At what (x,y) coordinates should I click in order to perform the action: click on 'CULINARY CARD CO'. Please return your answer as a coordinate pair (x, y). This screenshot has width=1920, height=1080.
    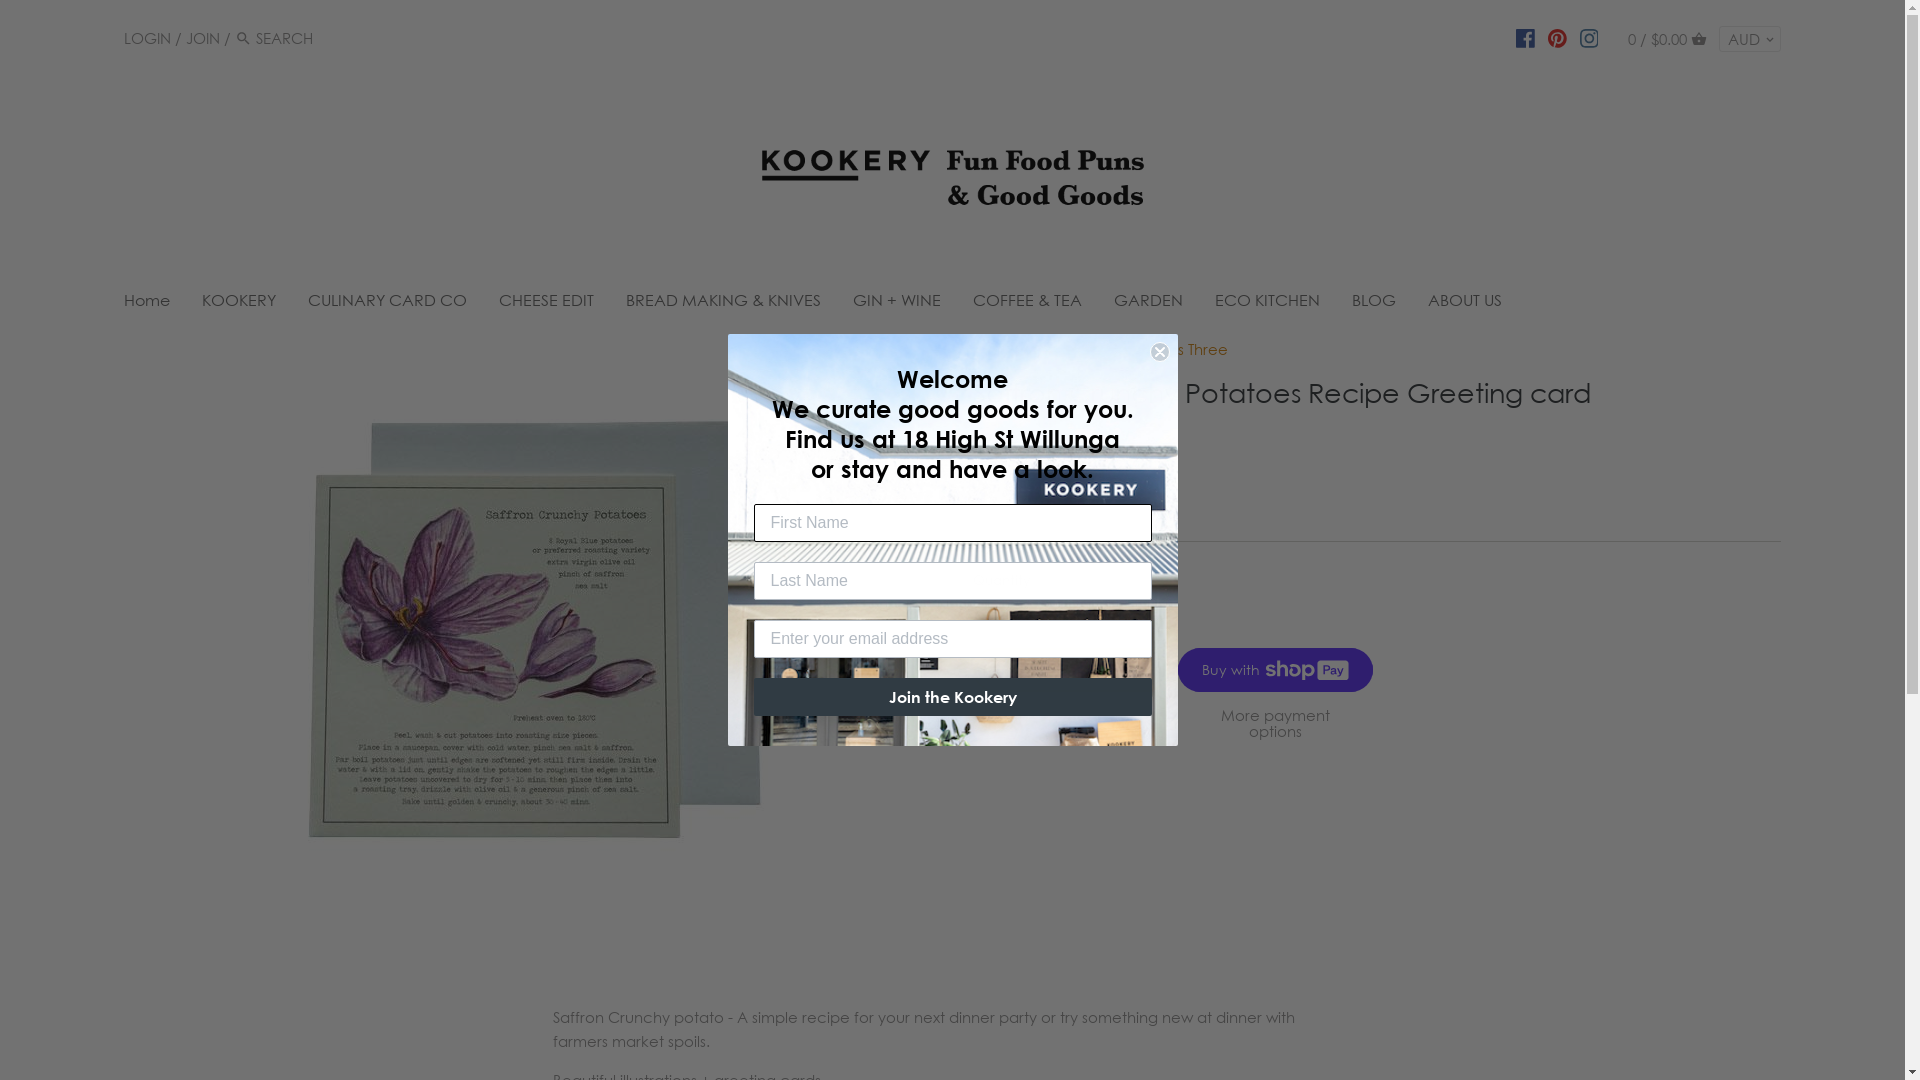
    Looking at the image, I should click on (291, 304).